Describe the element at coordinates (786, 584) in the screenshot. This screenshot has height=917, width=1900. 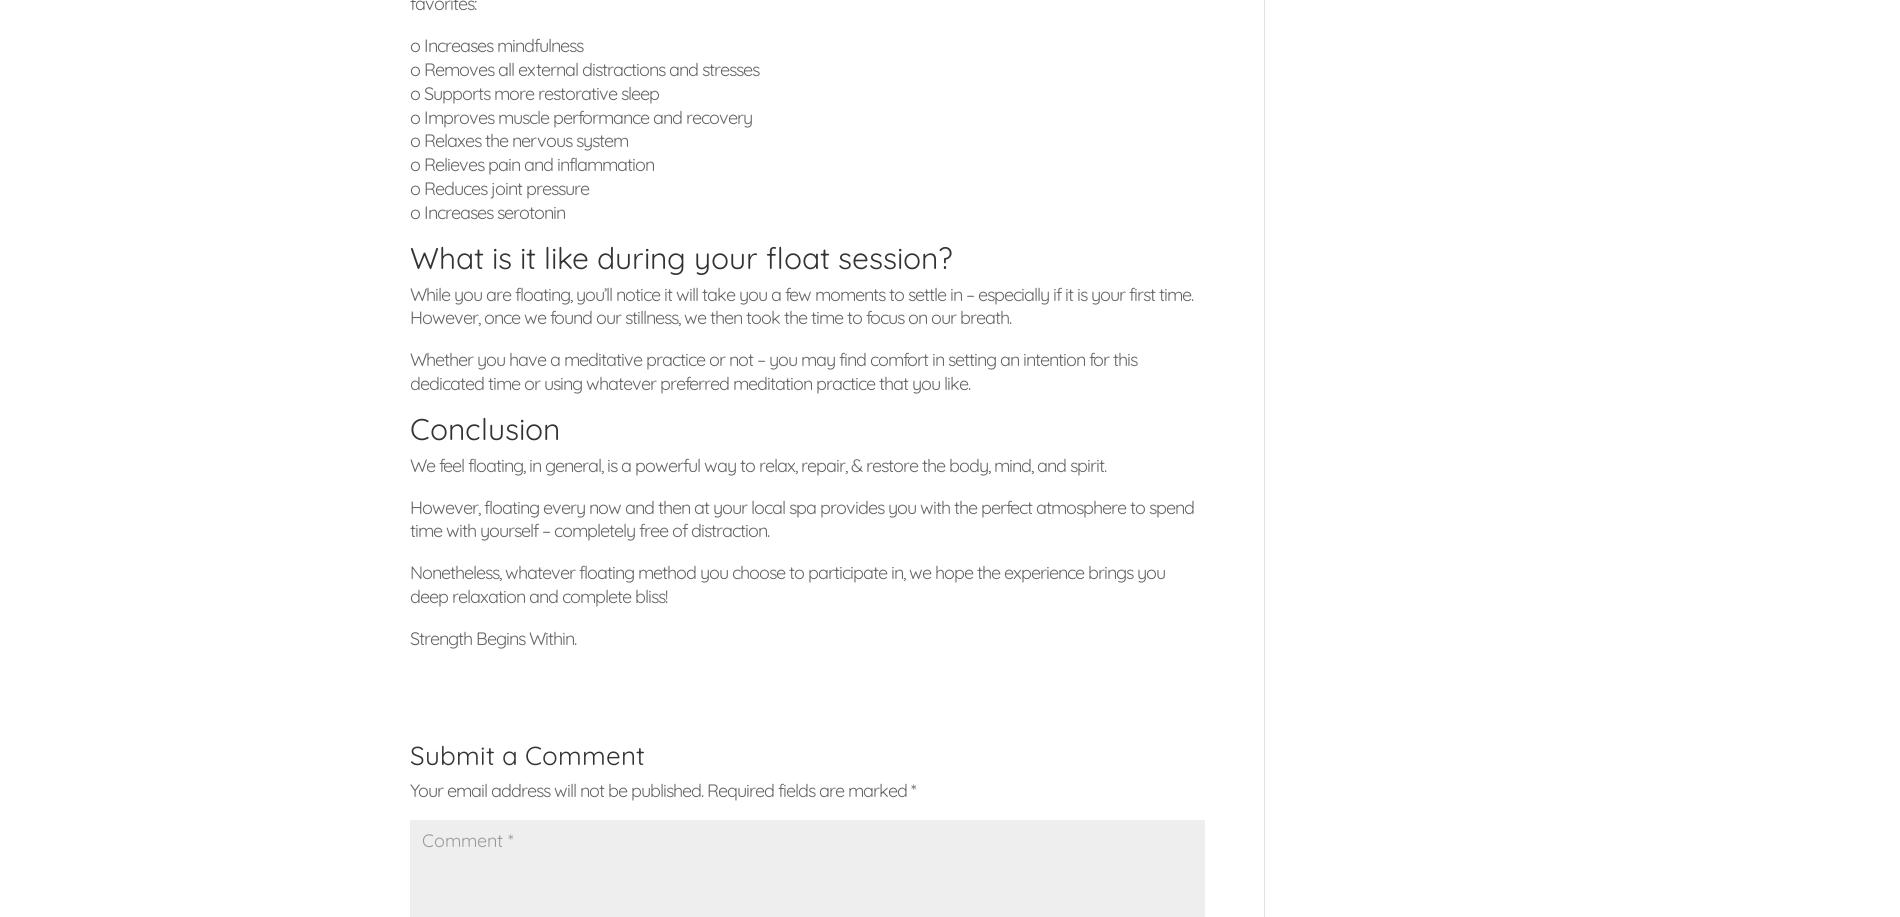
I see `'Nonetheless, whatever floating method you choose to participate in, we hope the experience brings you deep relaxation and complete bliss!'` at that location.